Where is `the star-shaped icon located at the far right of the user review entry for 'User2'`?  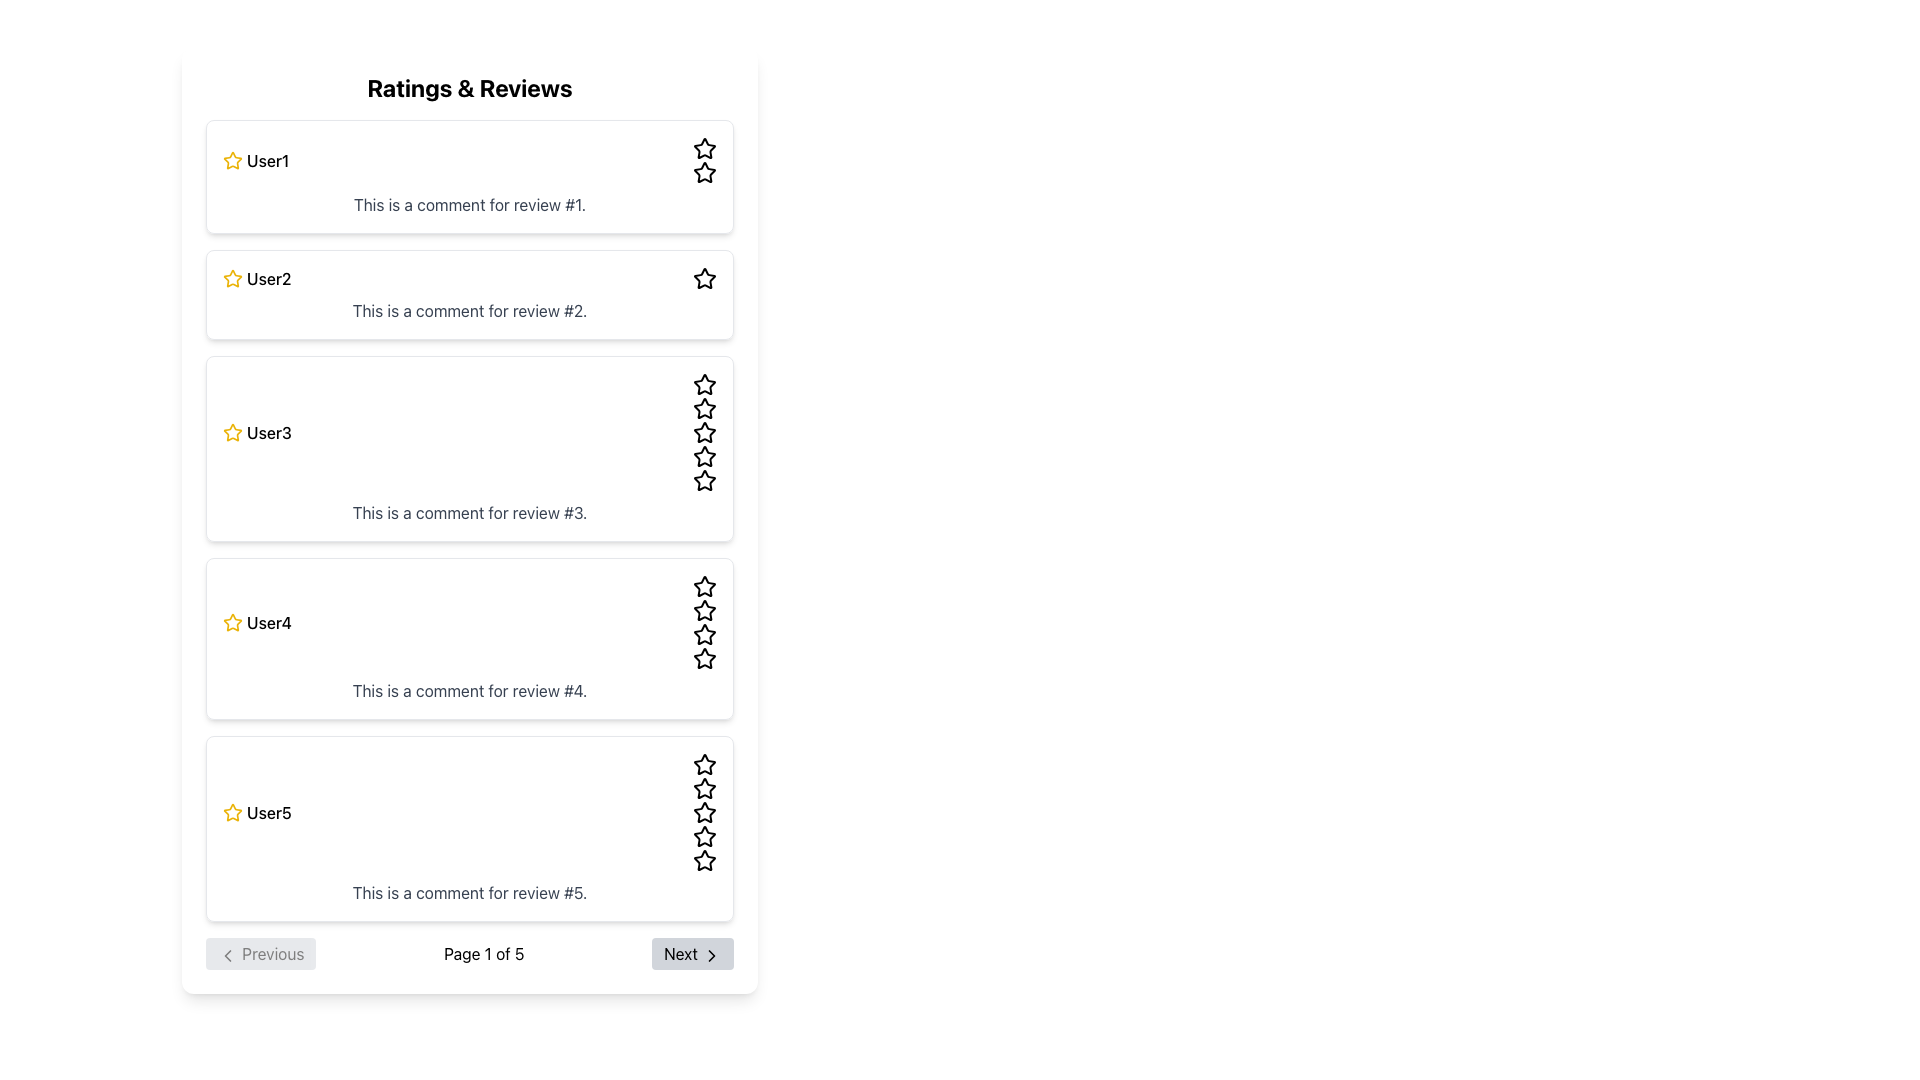
the star-shaped icon located at the far right of the user review entry for 'User2' is located at coordinates (705, 278).